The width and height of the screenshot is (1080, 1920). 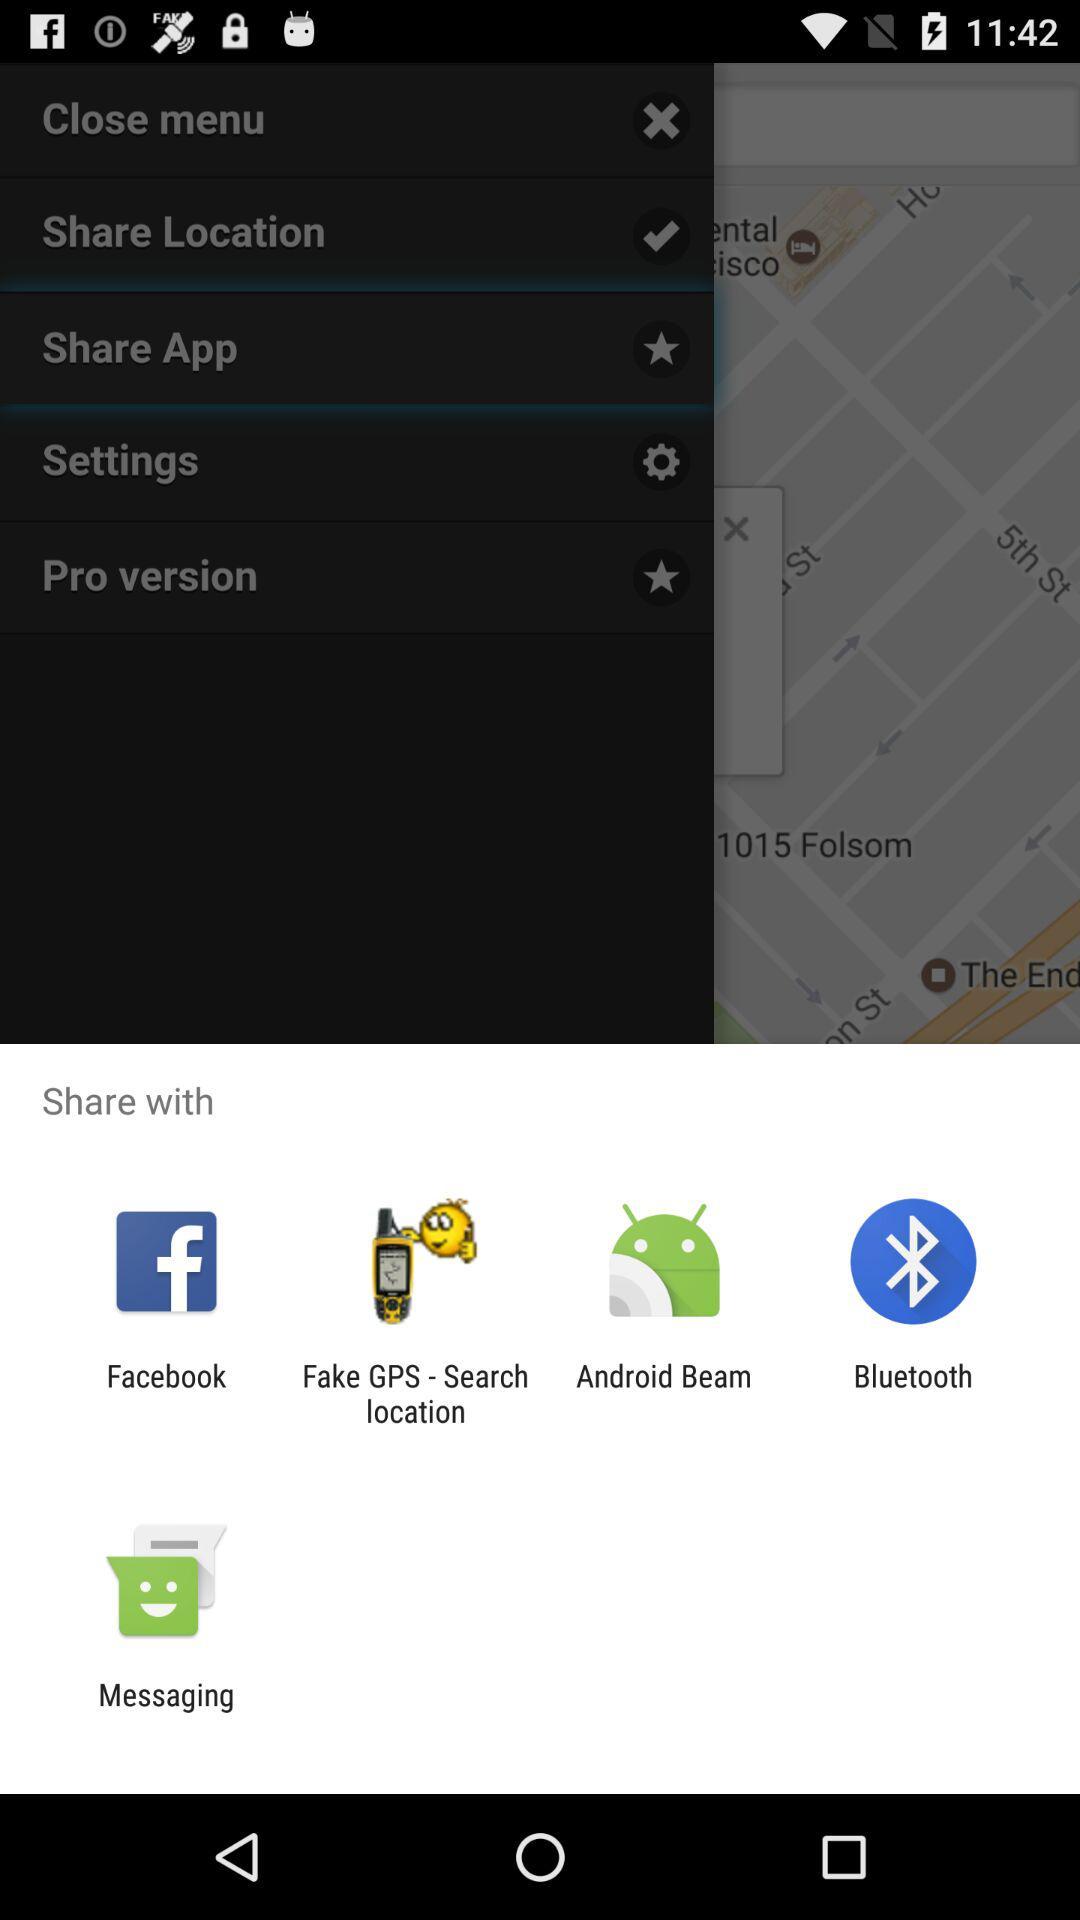 What do you see at coordinates (913, 1392) in the screenshot?
I see `the bluetooth at the bottom right corner` at bounding box center [913, 1392].